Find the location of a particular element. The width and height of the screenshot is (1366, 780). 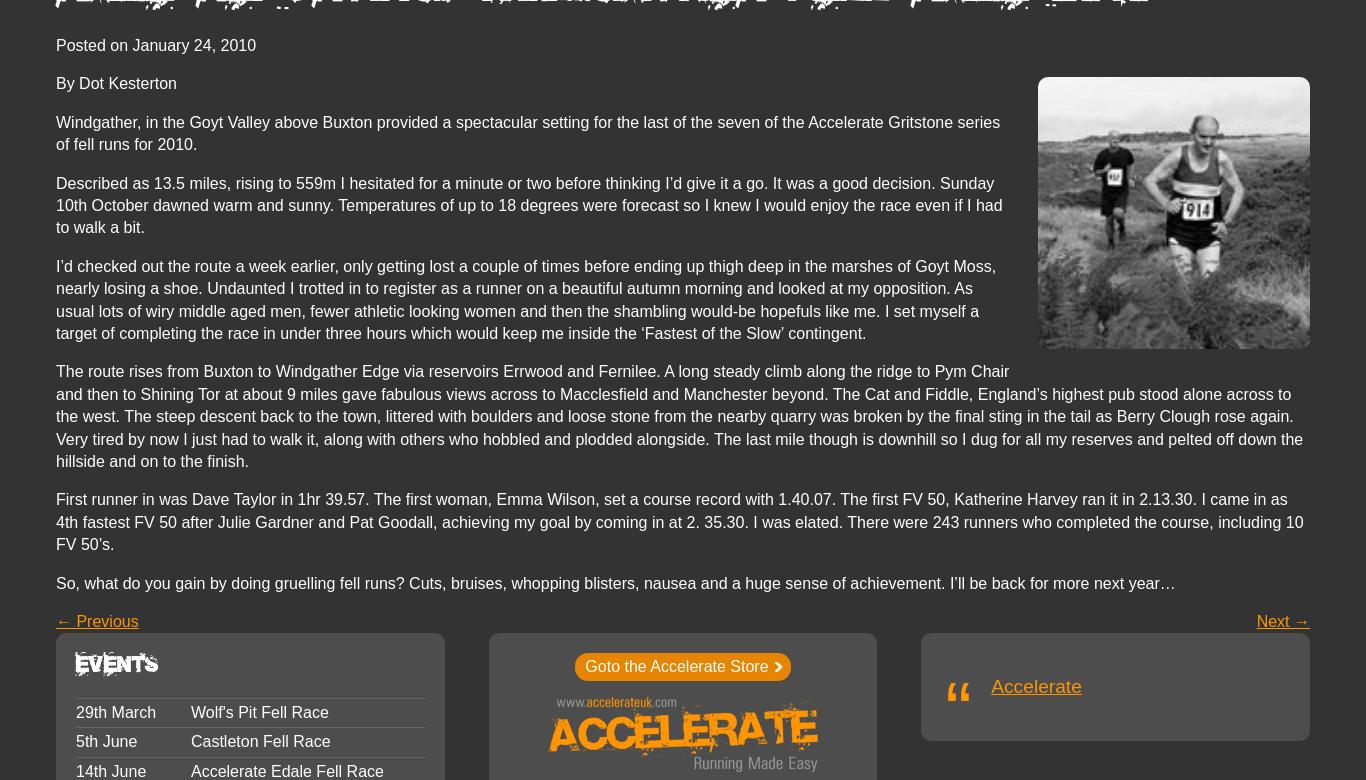

'Accelerate' is located at coordinates (991, 685).